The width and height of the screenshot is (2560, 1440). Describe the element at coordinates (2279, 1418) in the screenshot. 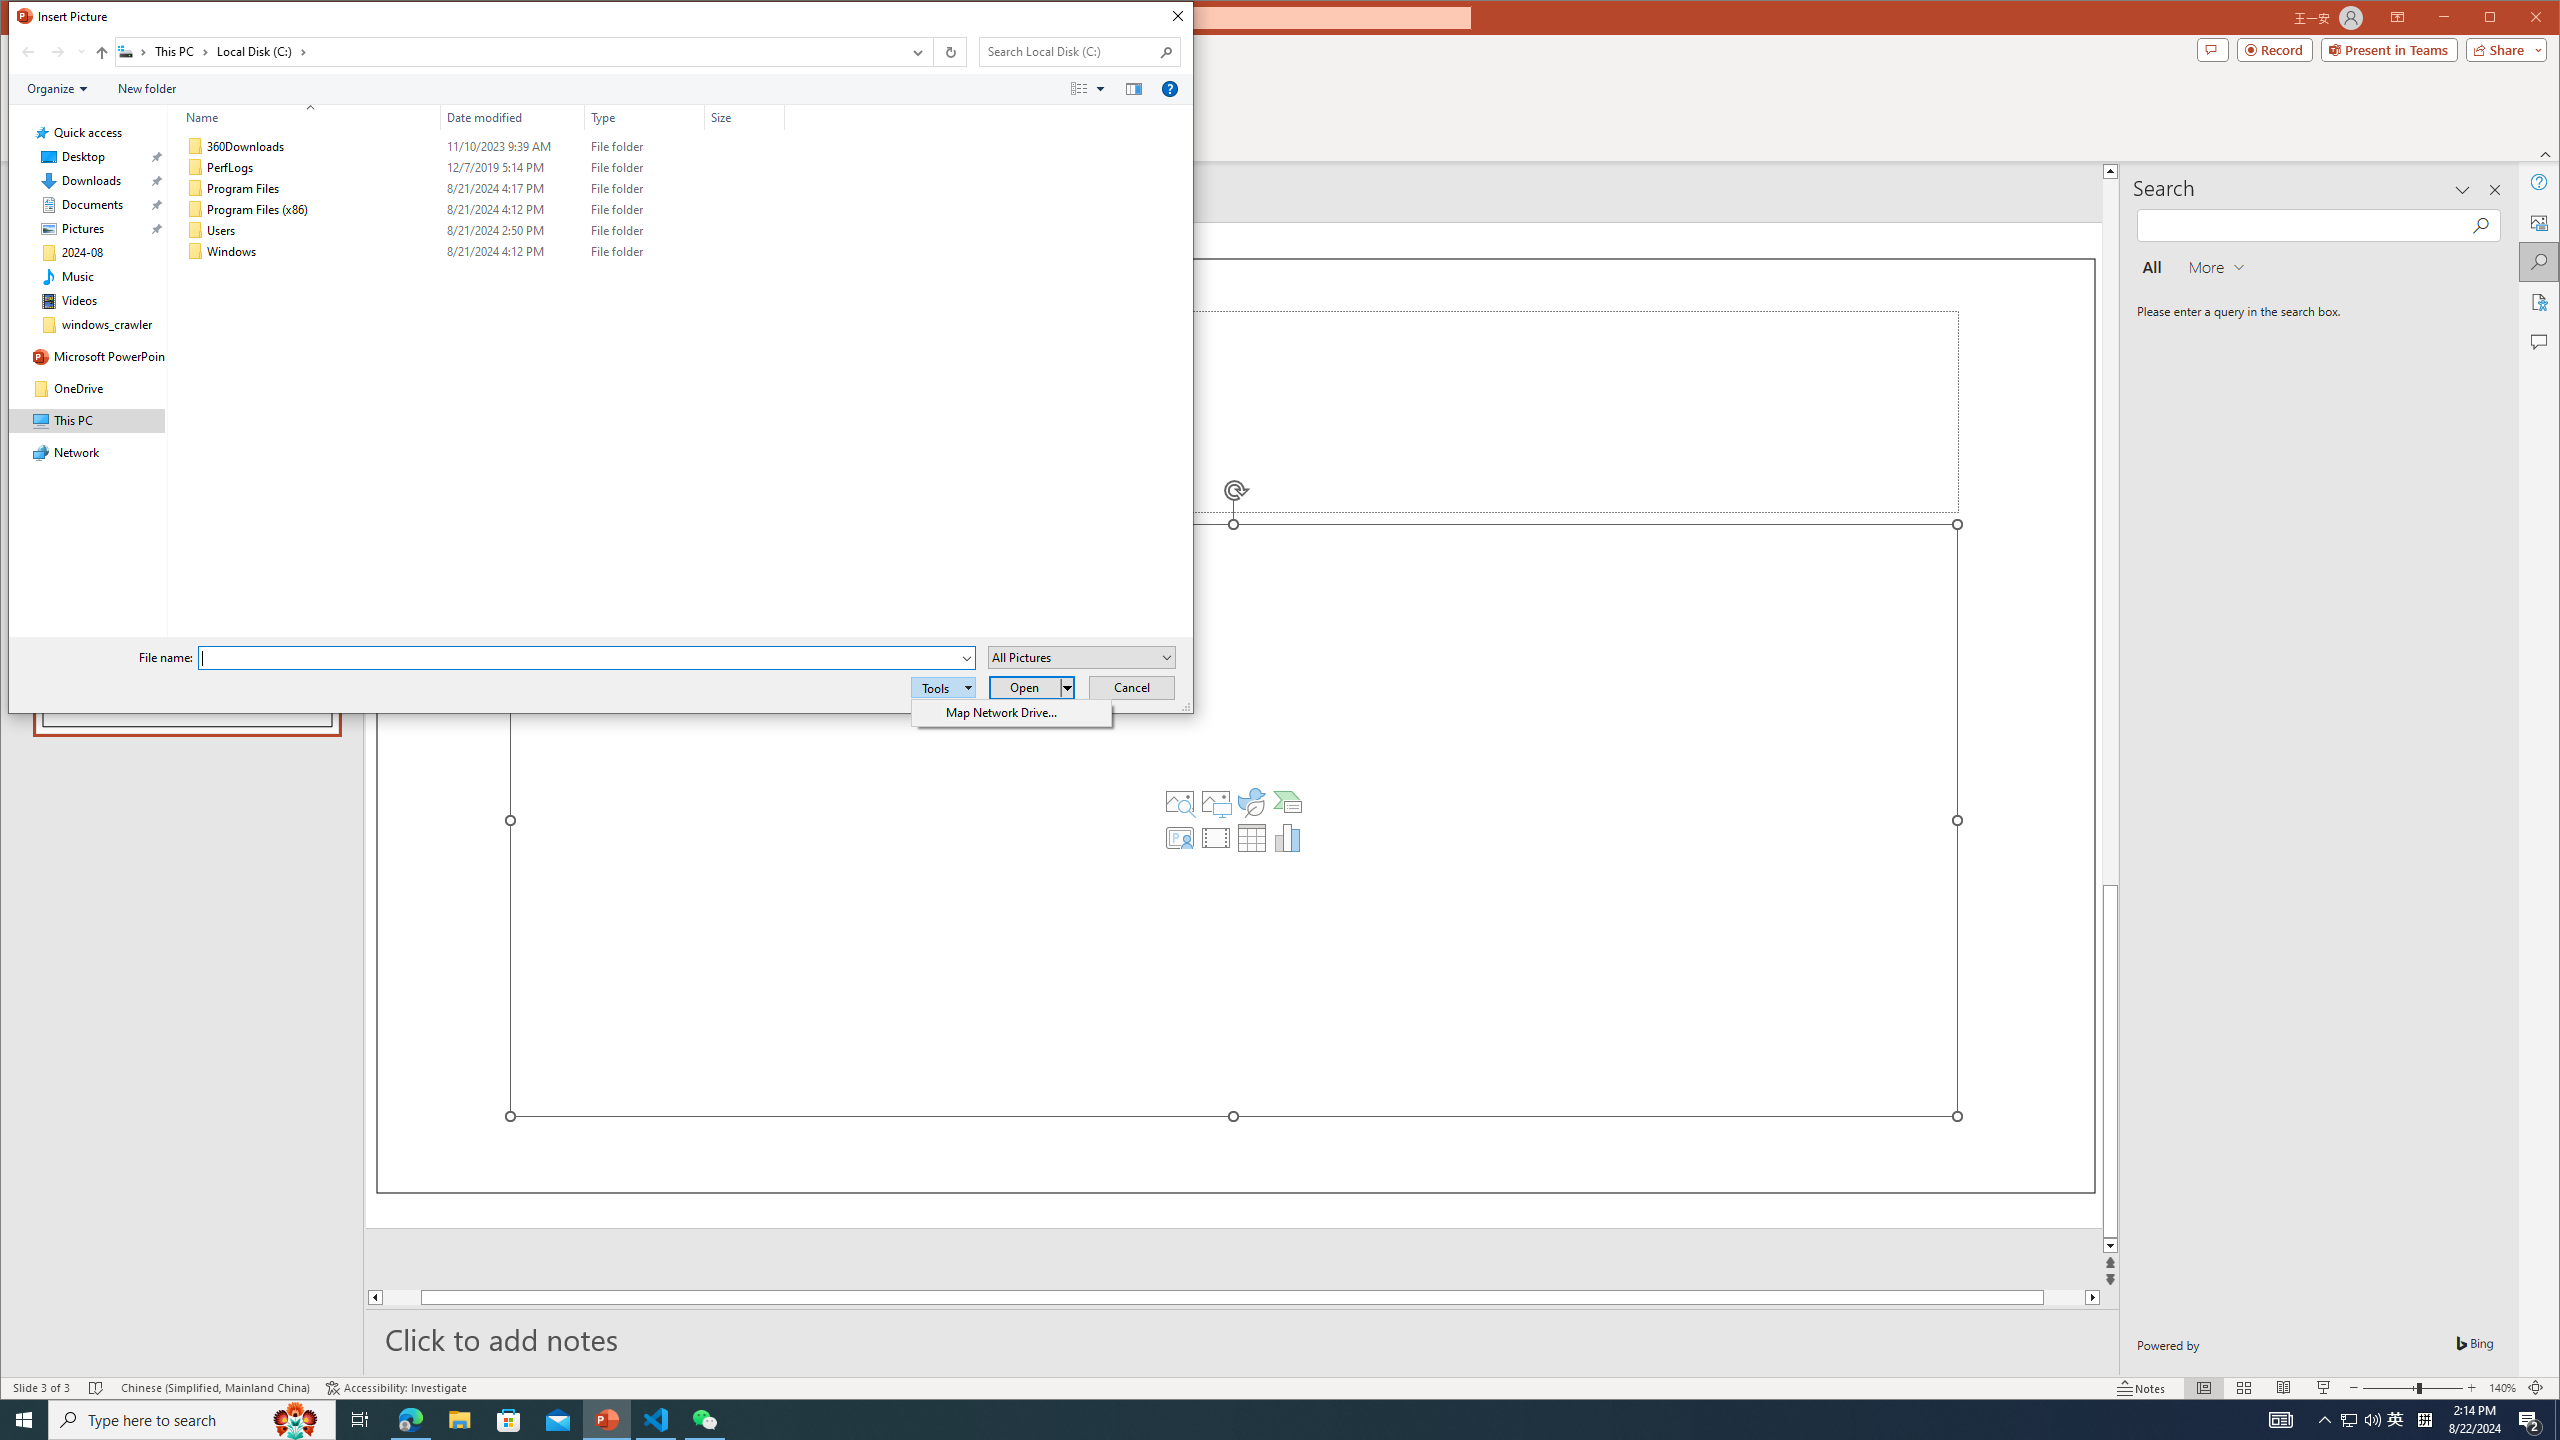

I see `'AutomationID: 4105'` at that location.